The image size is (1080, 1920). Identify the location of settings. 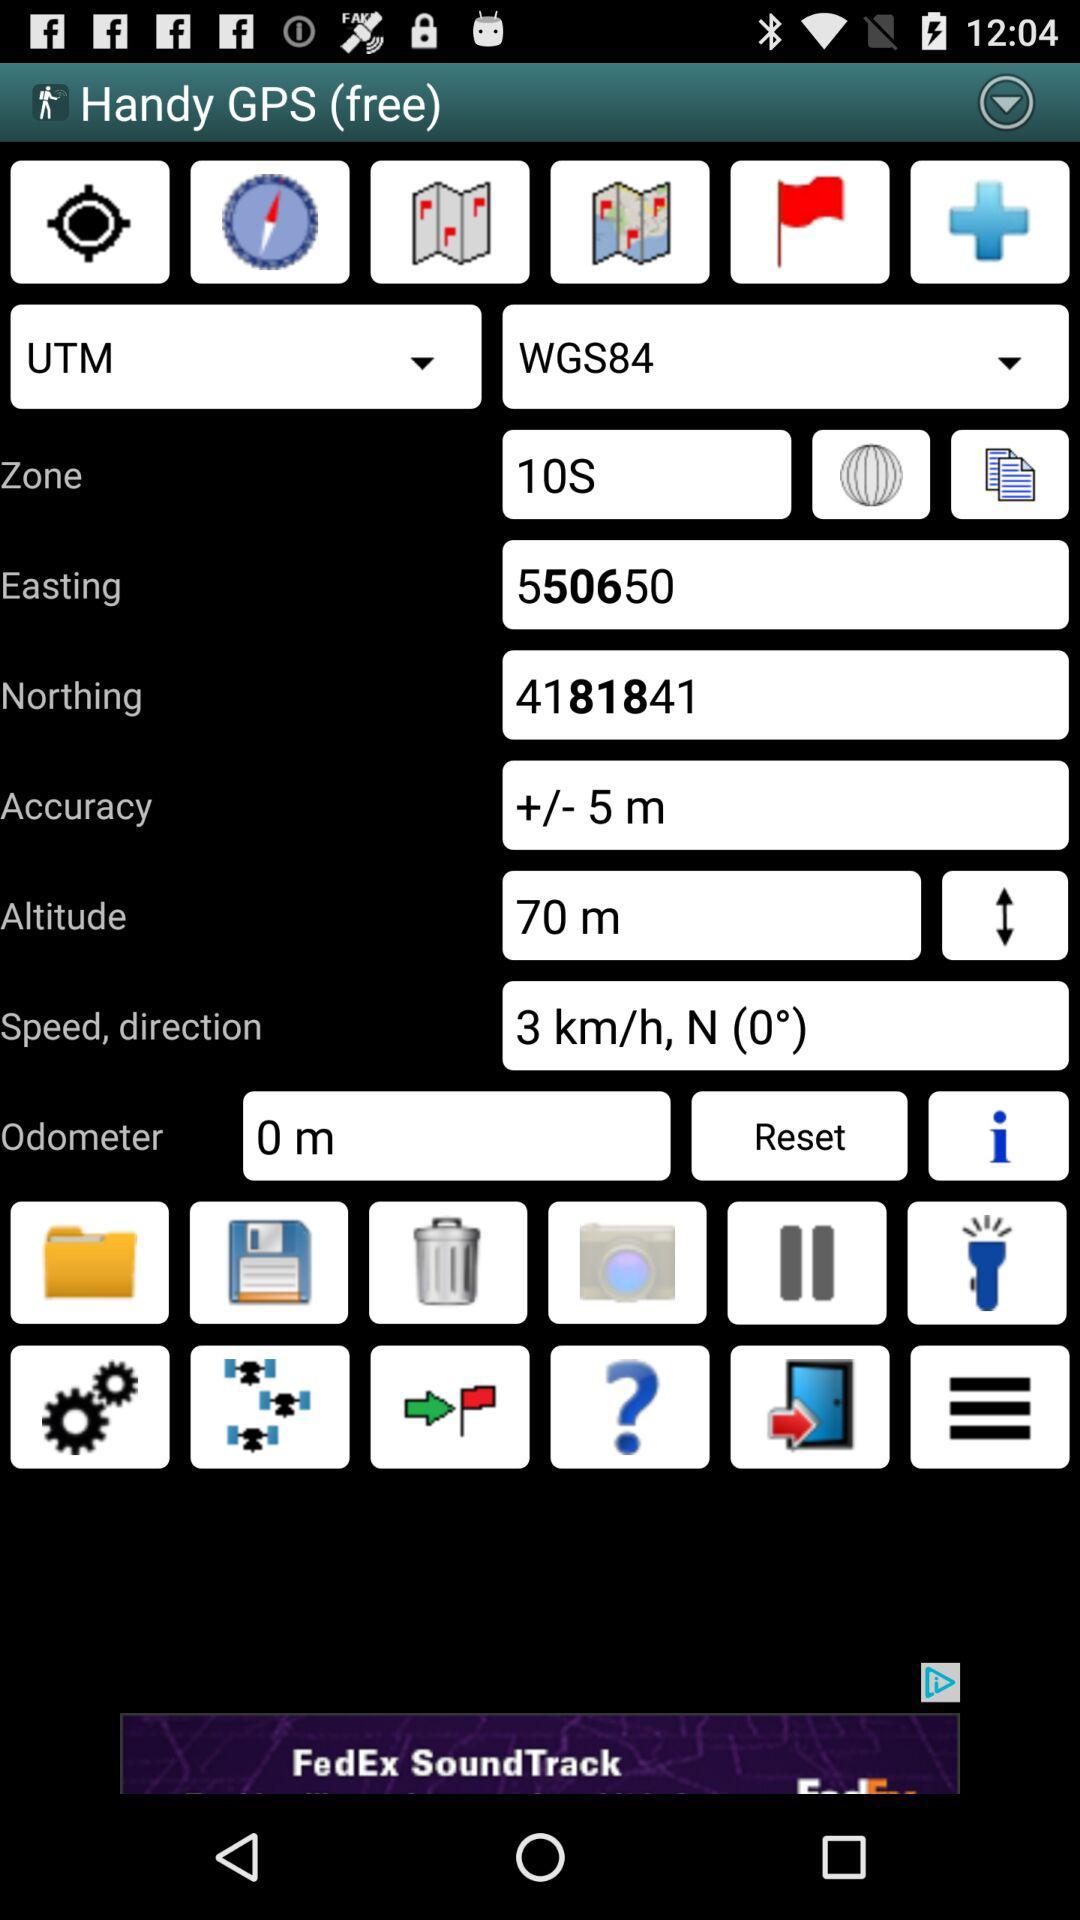
(88, 1405).